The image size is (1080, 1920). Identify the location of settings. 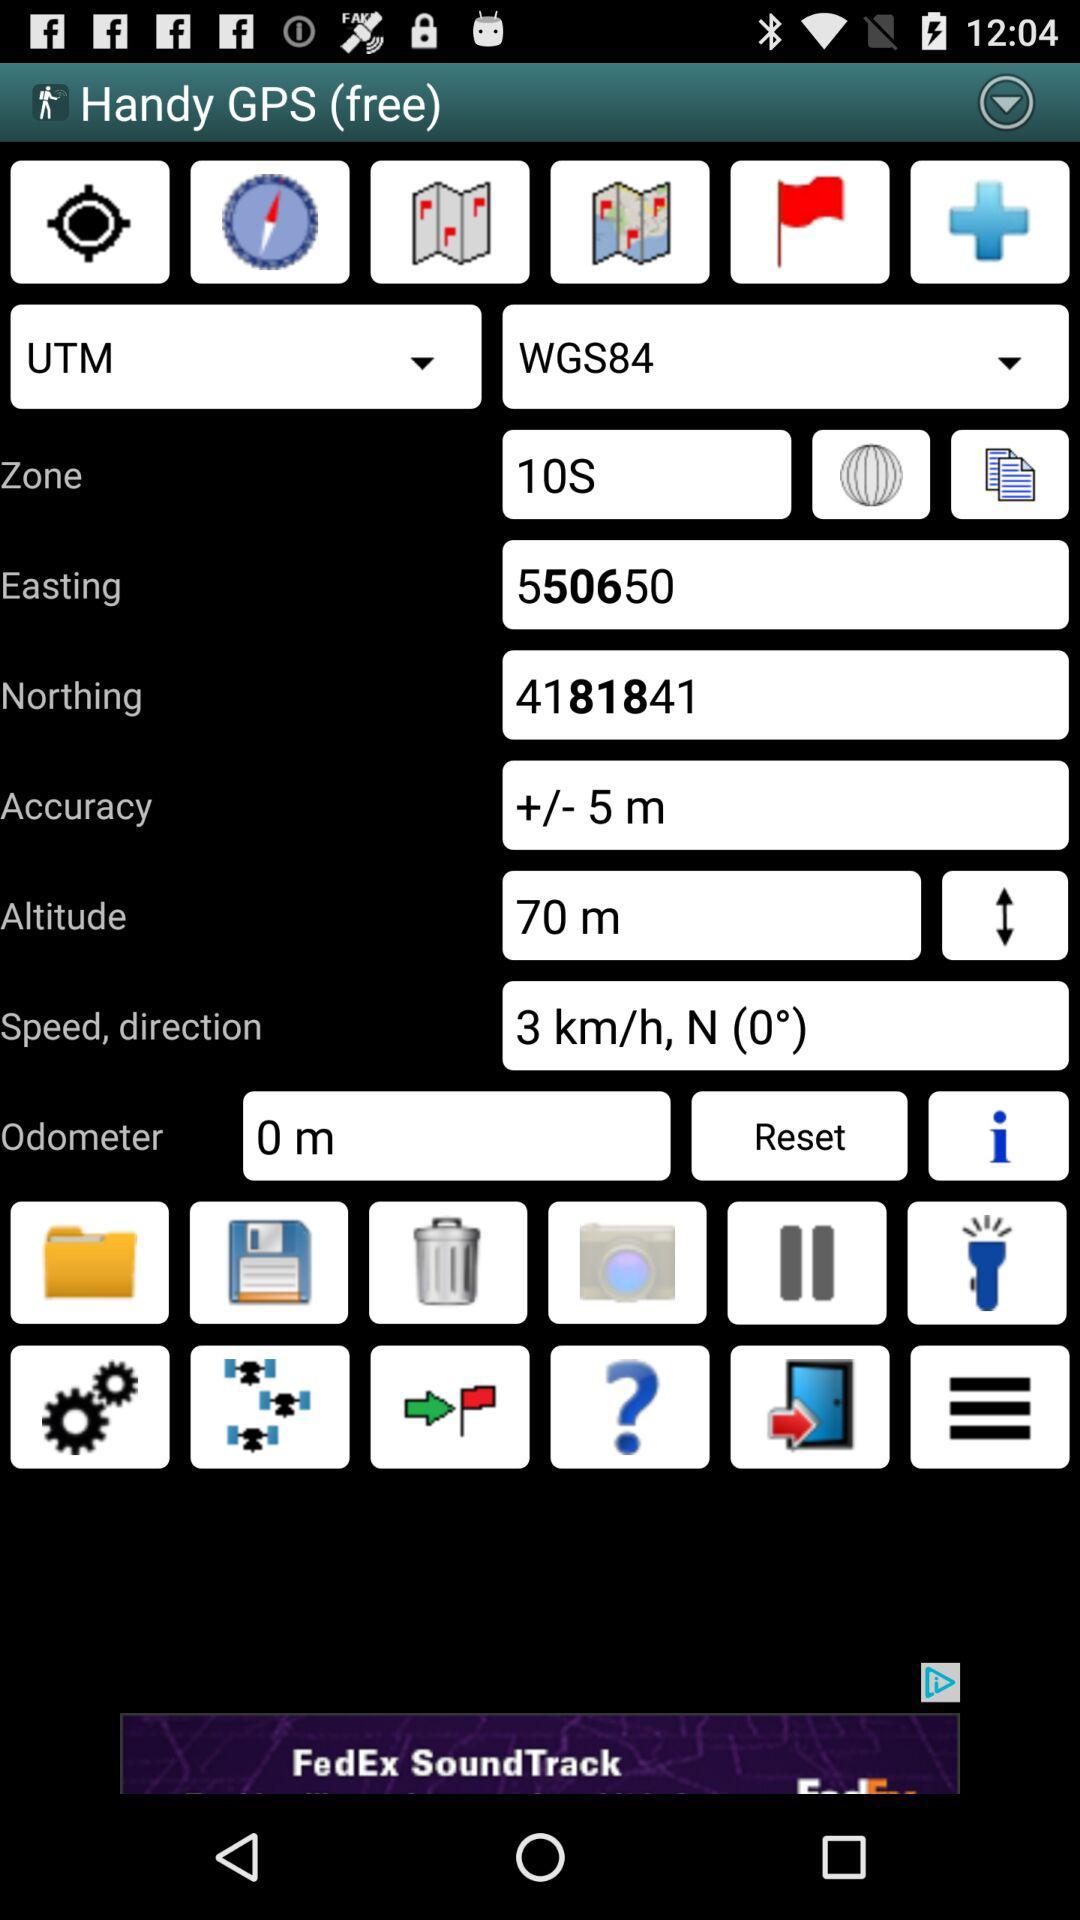
(88, 1405).